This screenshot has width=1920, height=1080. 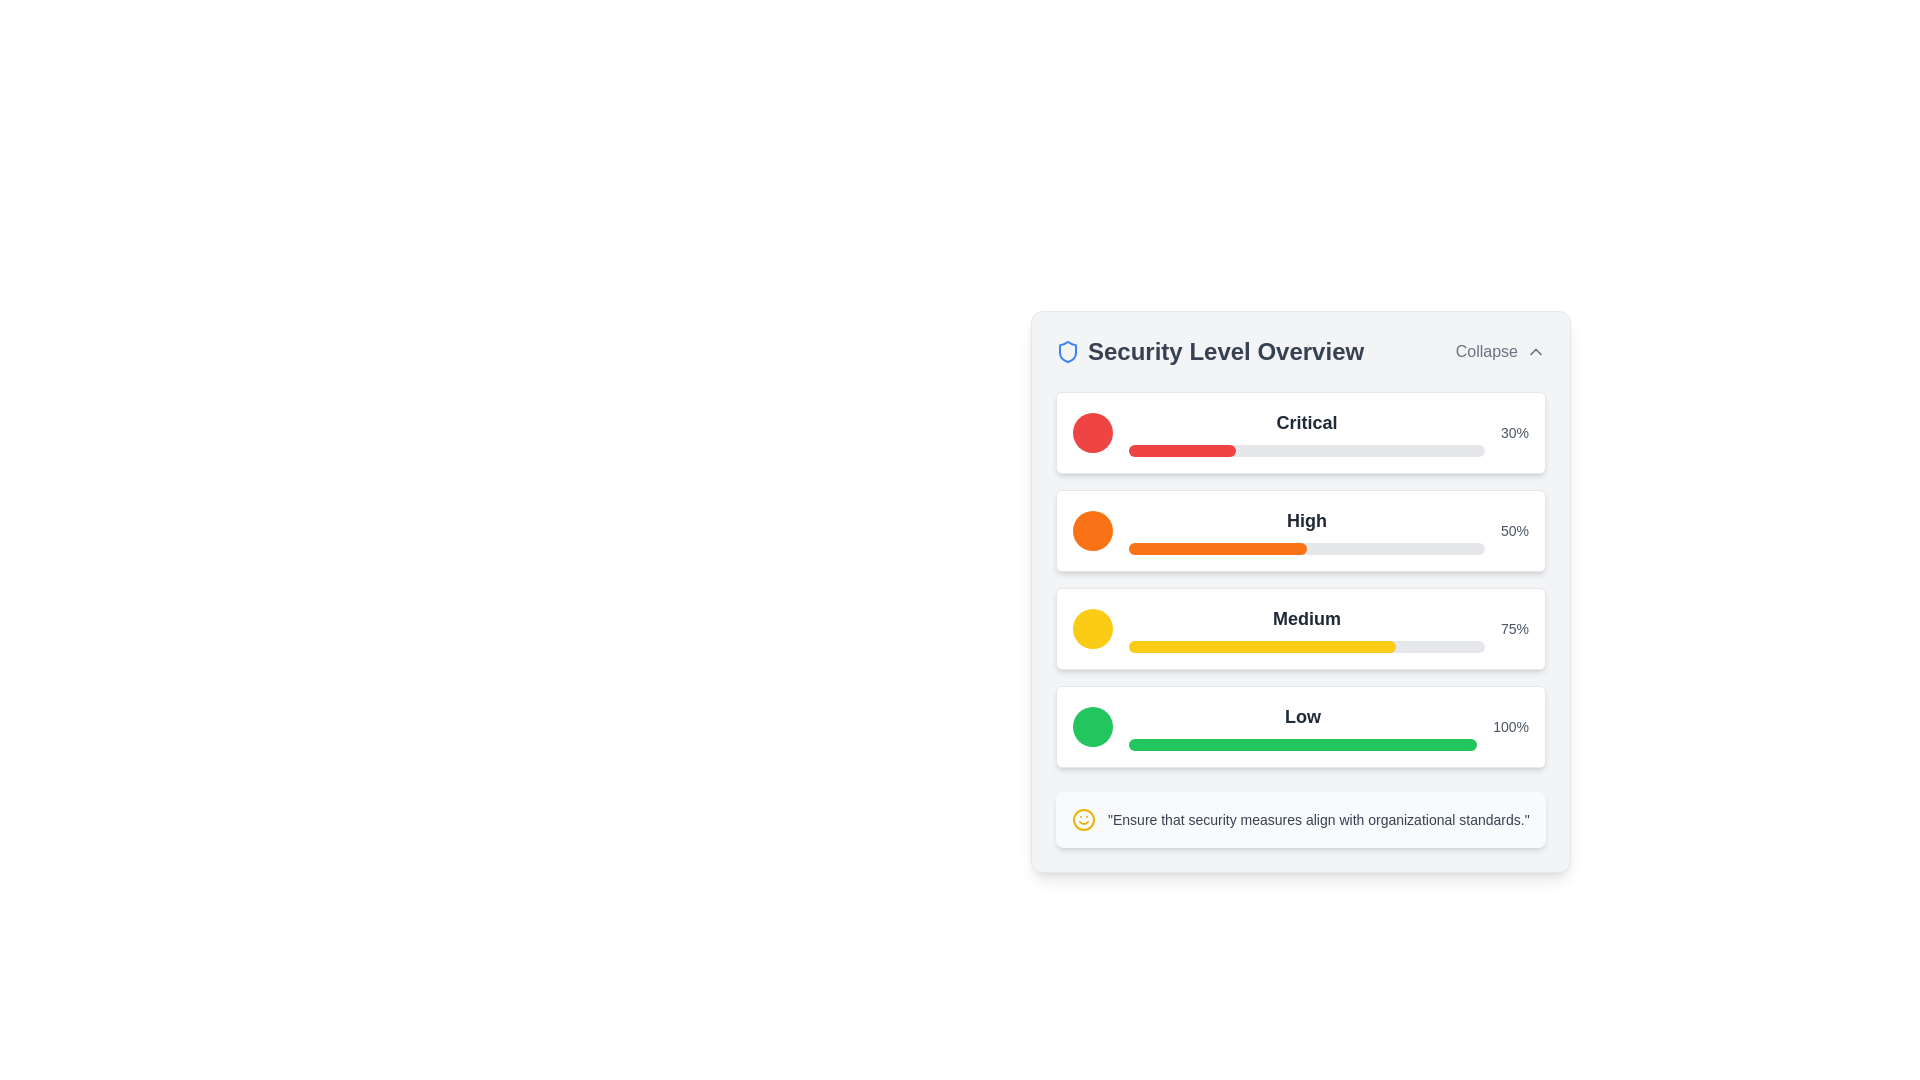 What do you see at coordinates (1092, 431) in the screenshot?
I see `the decorative circular icon indicating the 'Critical' security level, which is red and positioned to the left of the 'Critical' text and a progress bar` at bounding box center [1092, 431].